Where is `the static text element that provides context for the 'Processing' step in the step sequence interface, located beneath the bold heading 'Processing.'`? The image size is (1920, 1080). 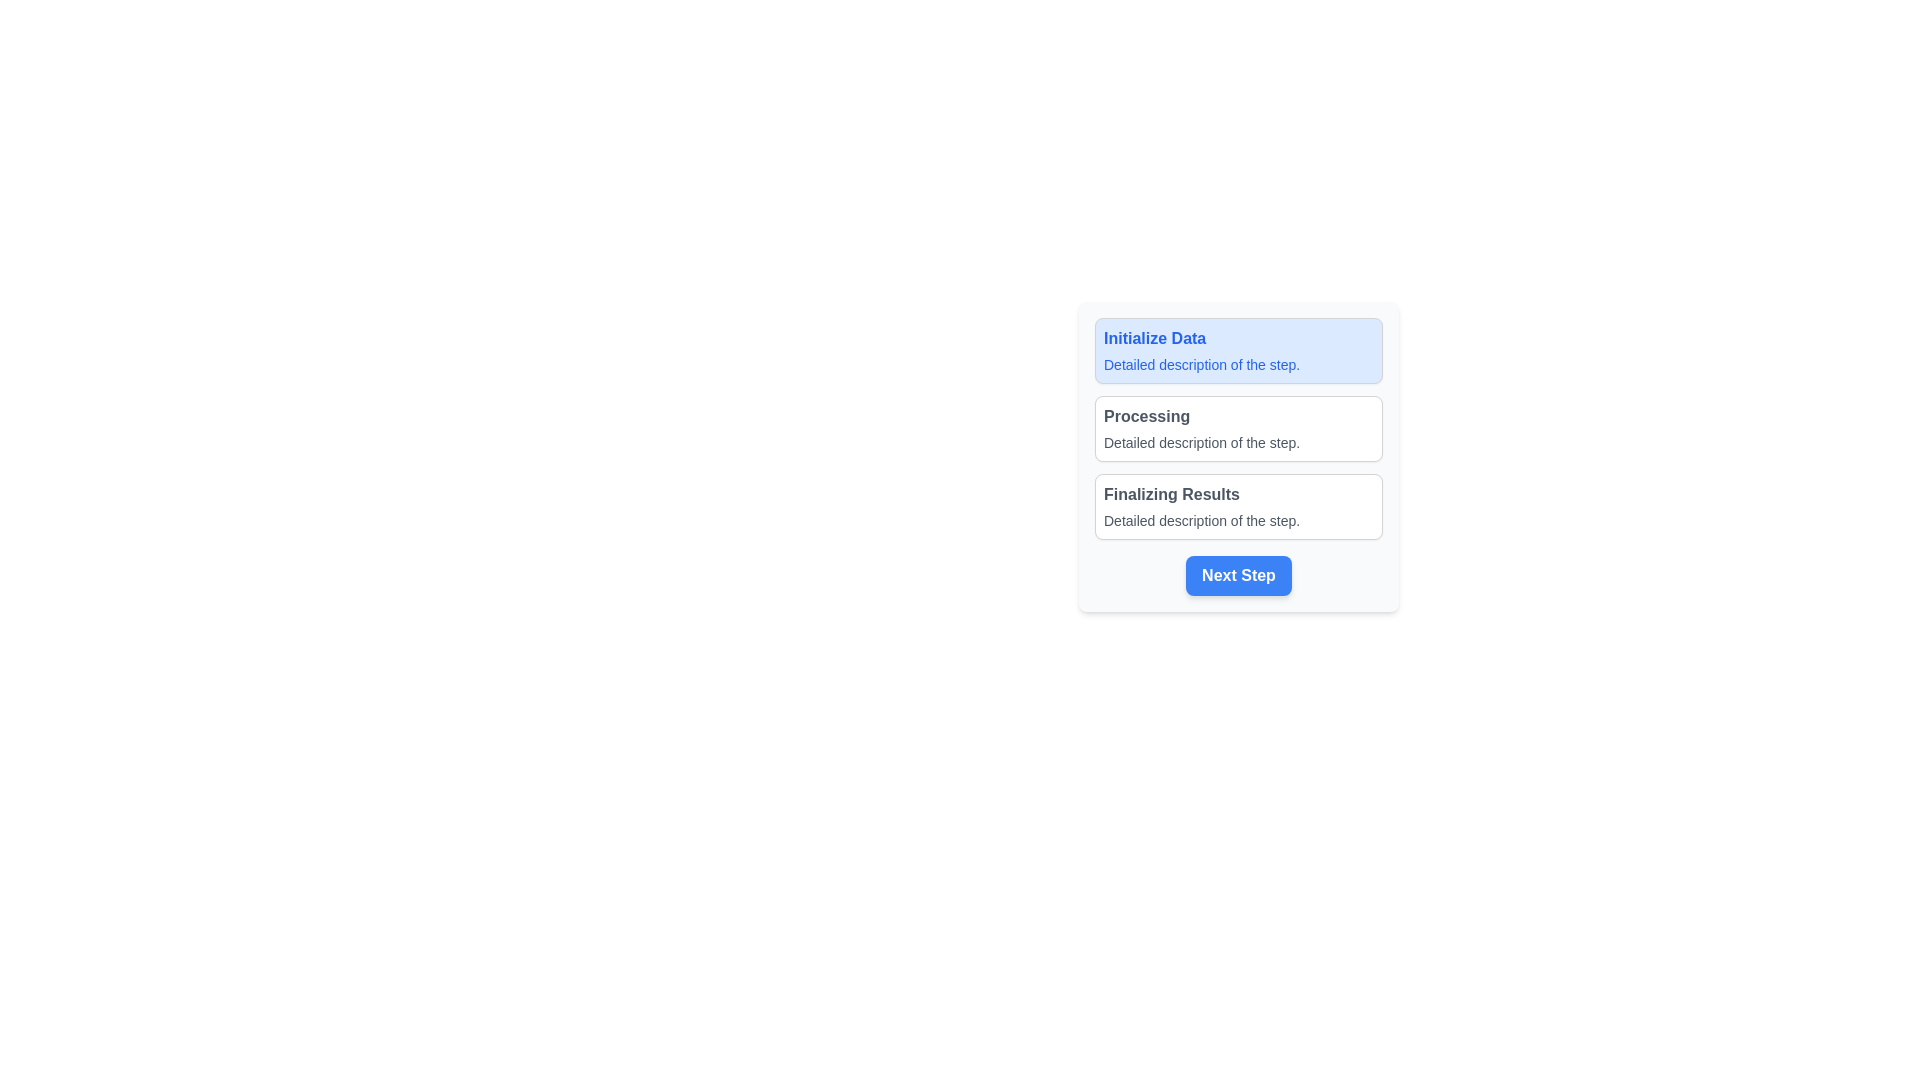
the static text element that provides context for the 'Processing' step in the step sequence interface, located beneath the bold heading 'Processing.' is located at coordinates (1237, 442).